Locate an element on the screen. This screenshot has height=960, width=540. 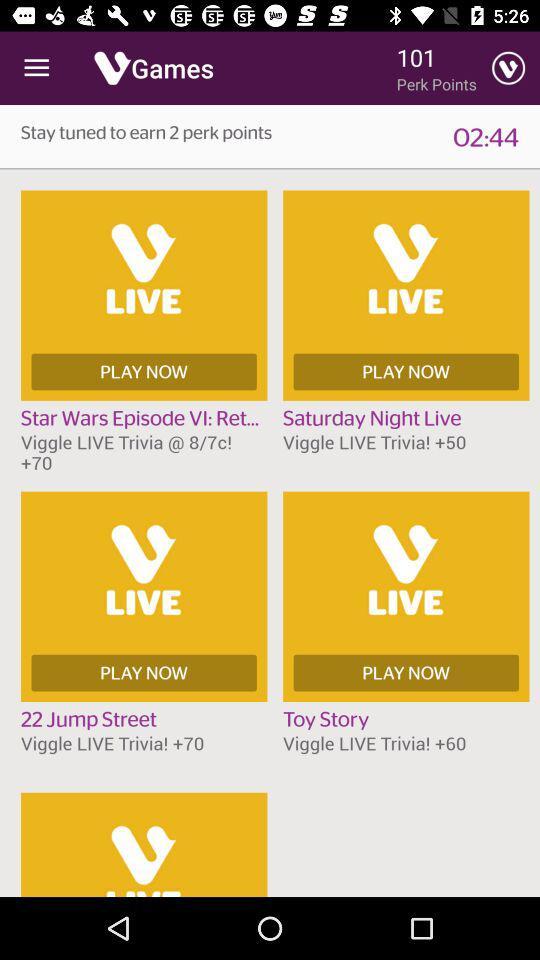
icon above stay tuned to item is located at coordinates (36, 68).